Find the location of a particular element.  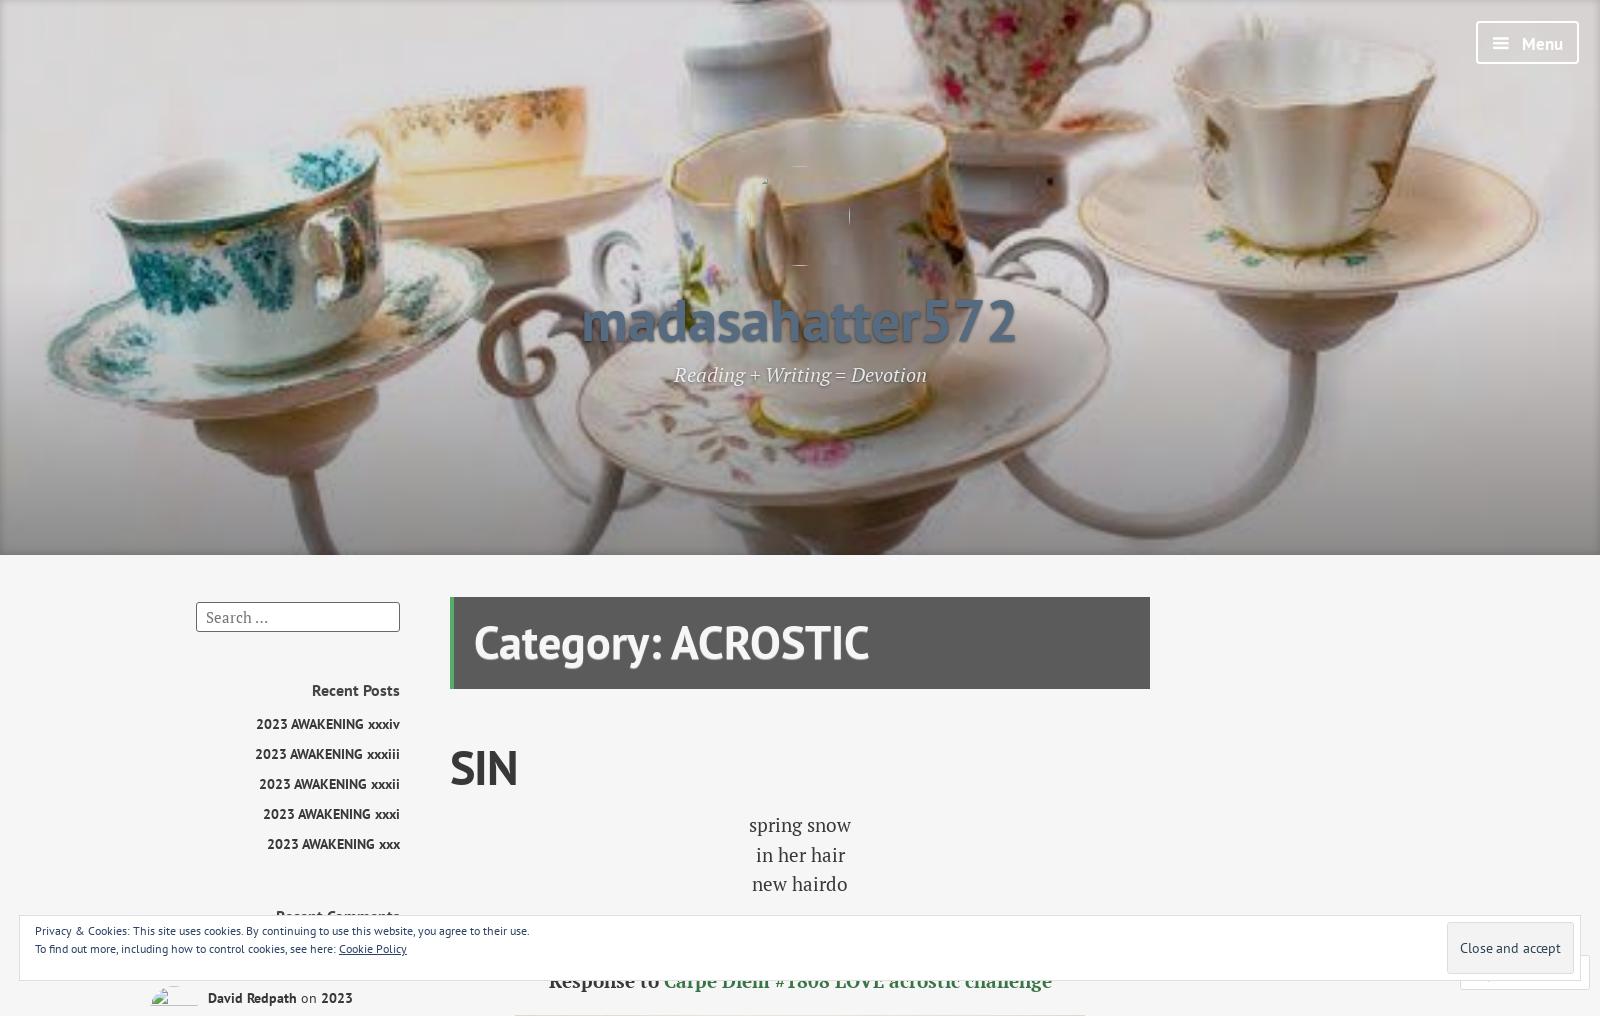

'Carpe Diem #1808 LOVE acrostic challenge' is located at coordinates (855, 980).